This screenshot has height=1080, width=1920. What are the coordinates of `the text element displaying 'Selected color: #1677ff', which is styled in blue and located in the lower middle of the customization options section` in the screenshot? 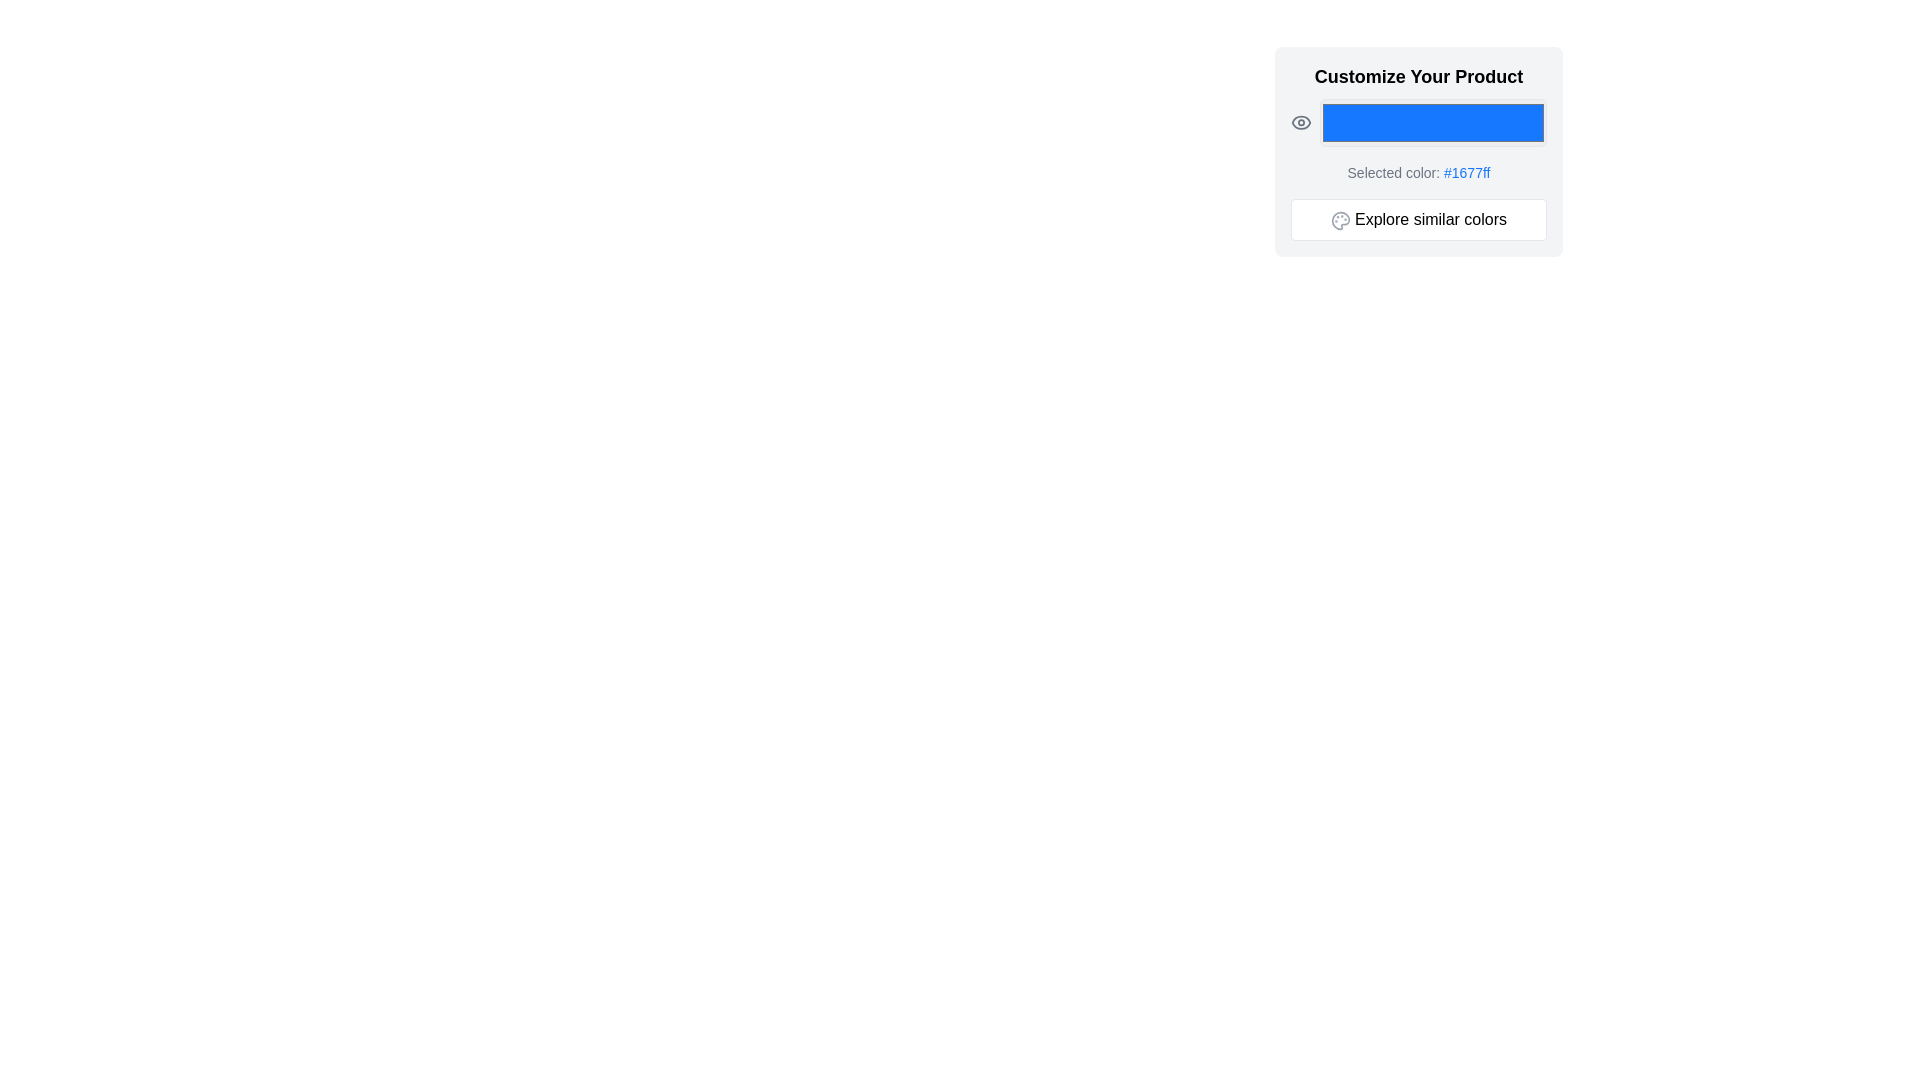 It's located at (1418, 172).